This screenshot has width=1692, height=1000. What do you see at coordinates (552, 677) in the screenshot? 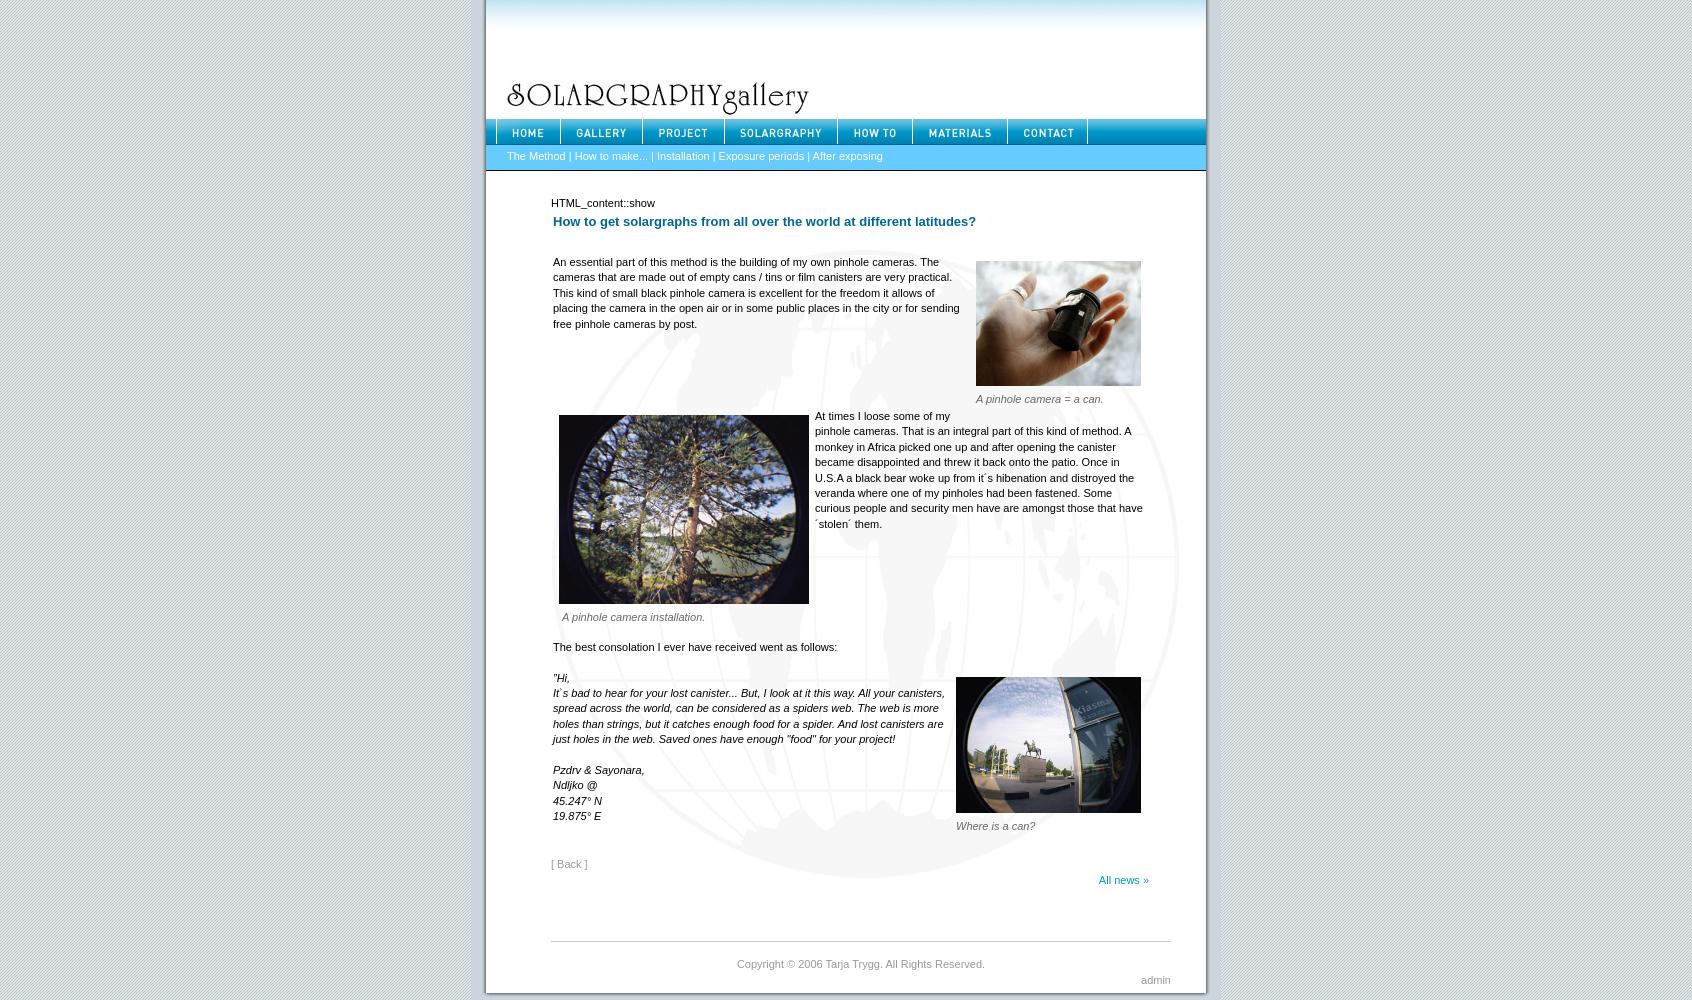
I see `'”Hi,'` at bounding box center [552, 677].